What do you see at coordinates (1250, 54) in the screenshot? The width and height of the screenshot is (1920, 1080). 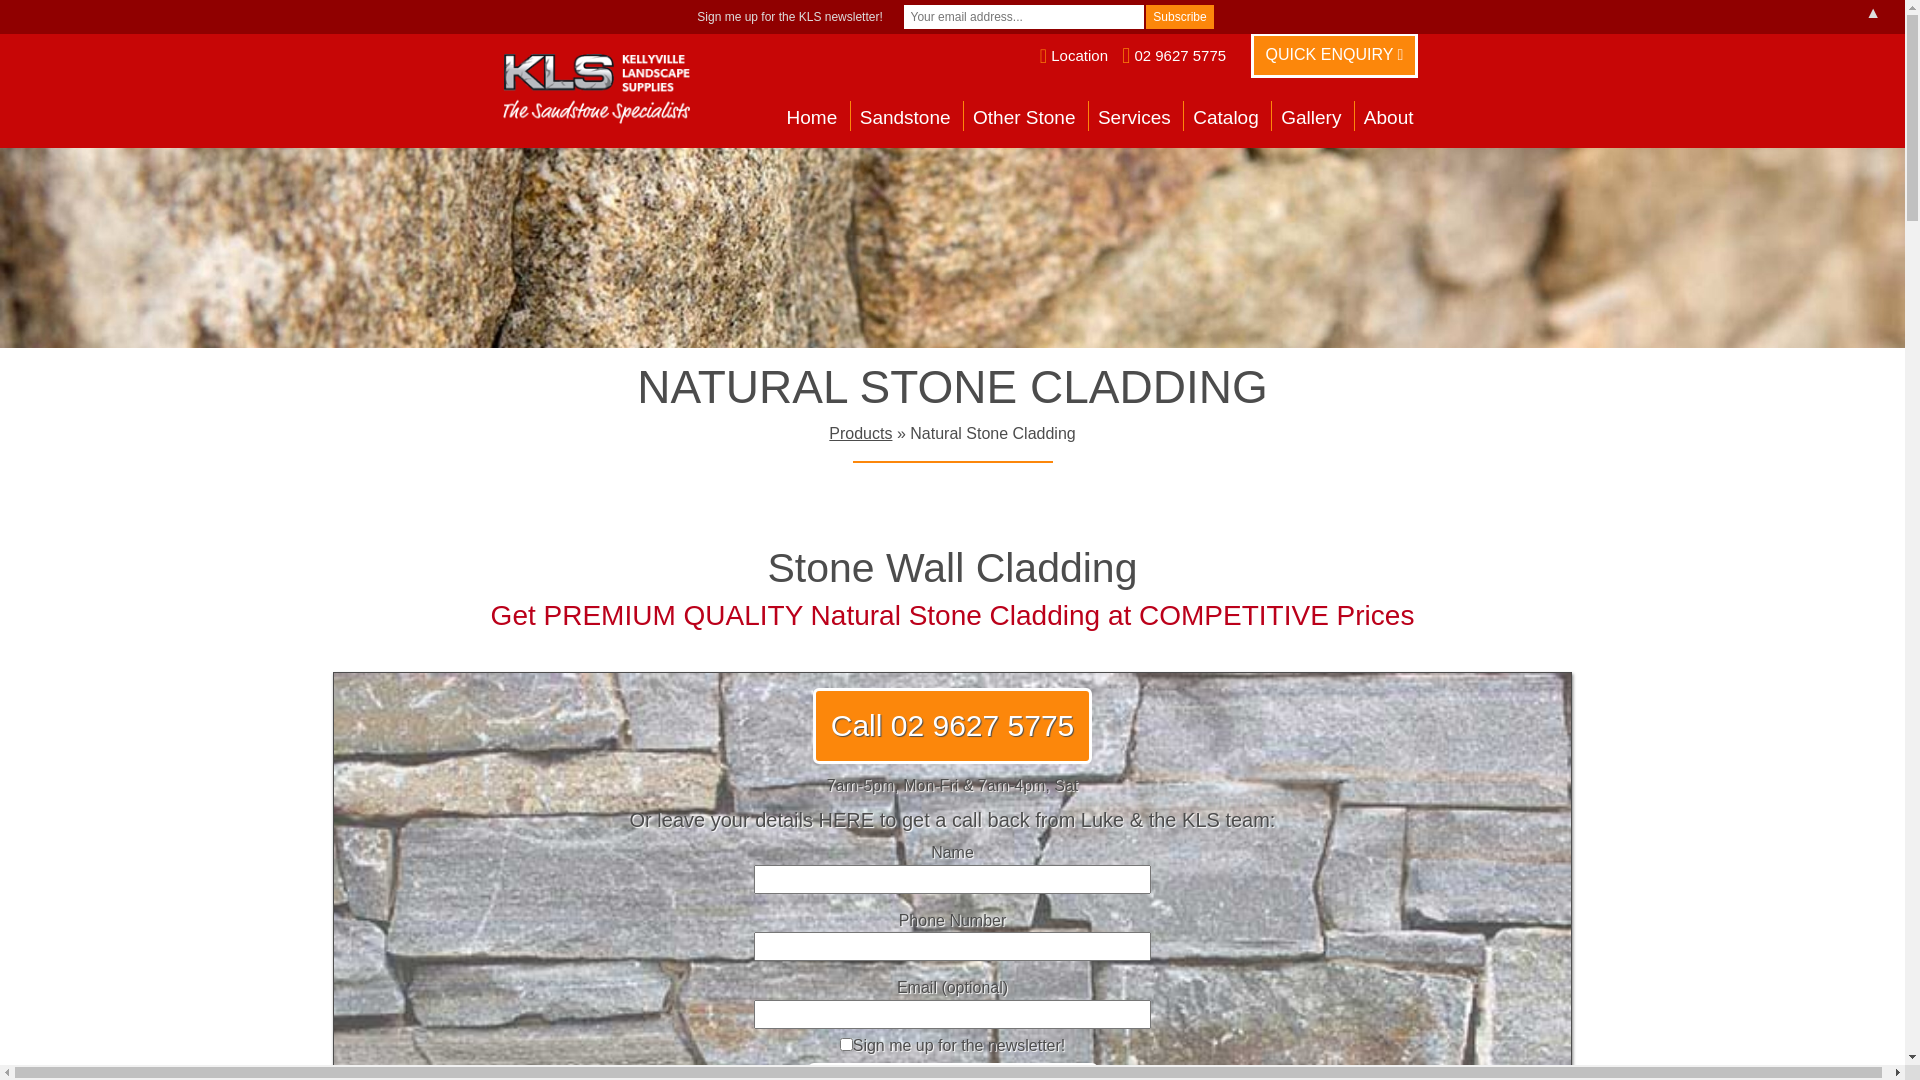 I see `'QUICK ENQUIRY'` at bounding box center [1250, 54].